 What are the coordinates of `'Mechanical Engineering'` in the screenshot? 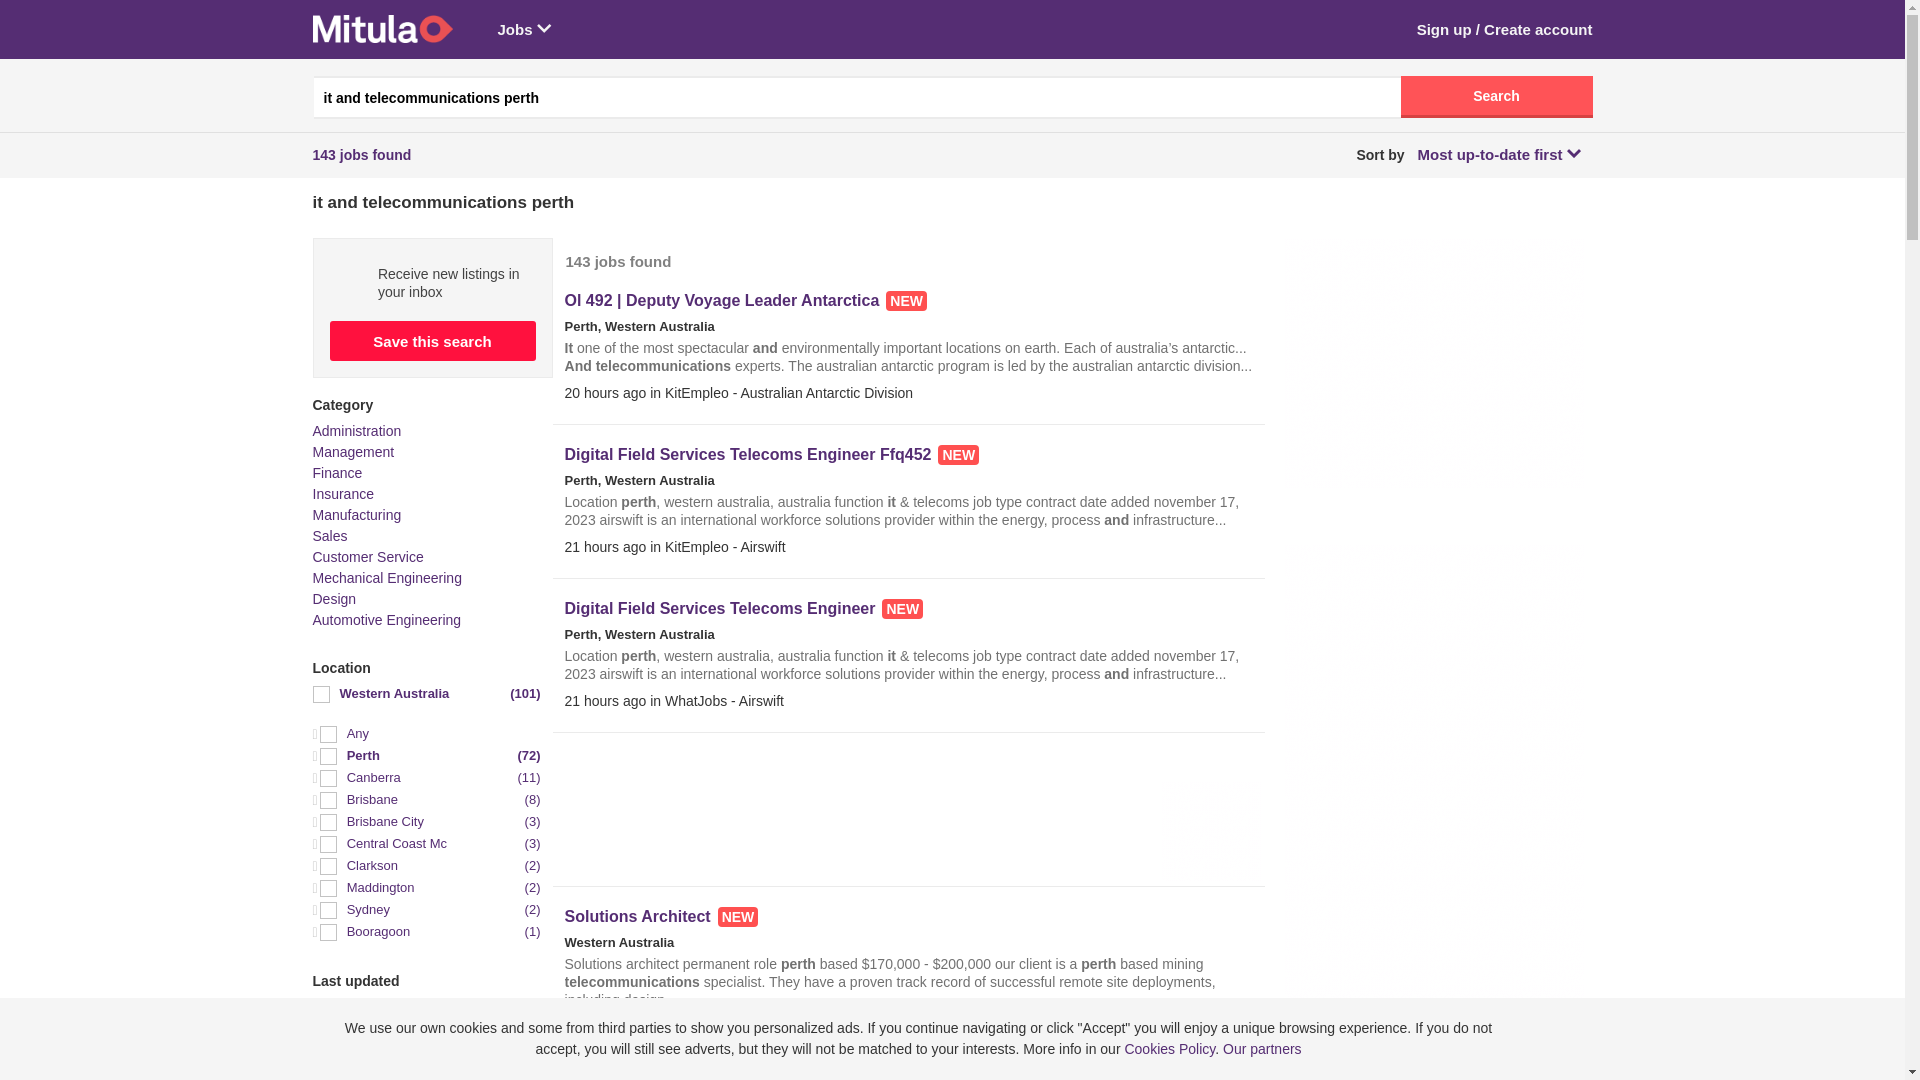 It's located at (386, 578).